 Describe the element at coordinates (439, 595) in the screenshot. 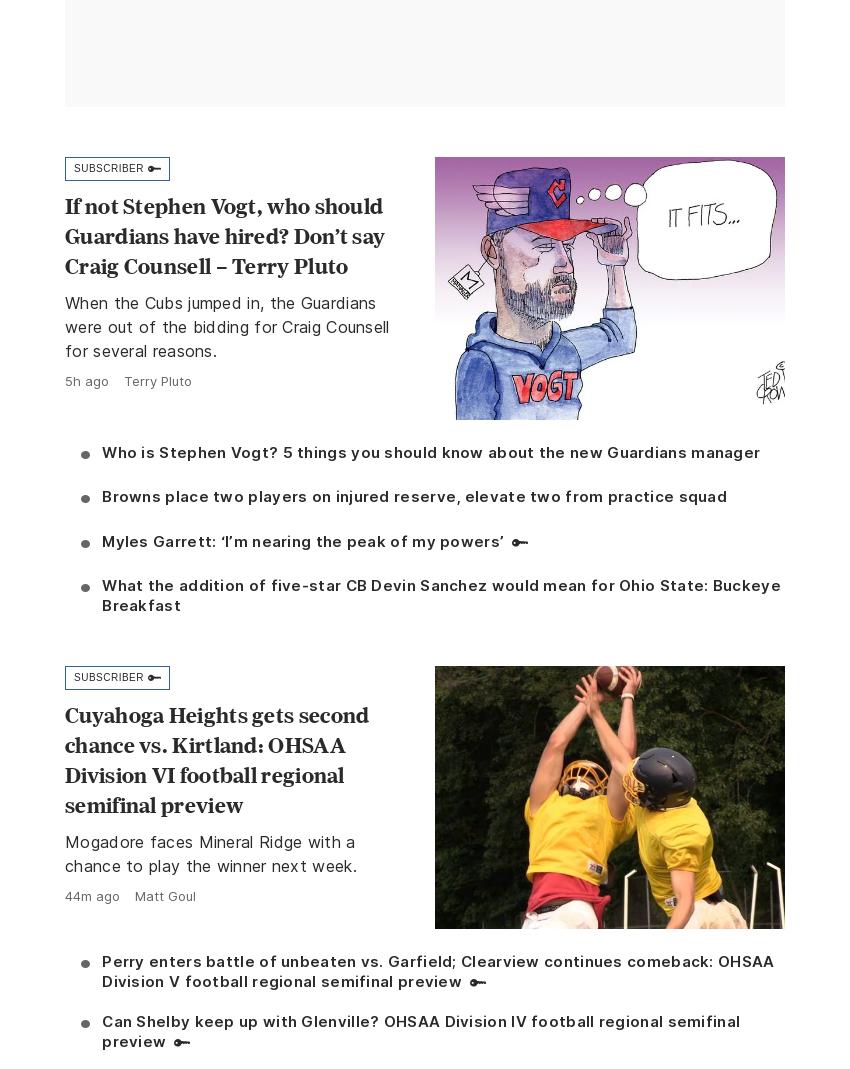

I see `'What the addition of five-star CB Devin Sanchez would mean for Ohio State: Buckeye Breakfast'` at that location.